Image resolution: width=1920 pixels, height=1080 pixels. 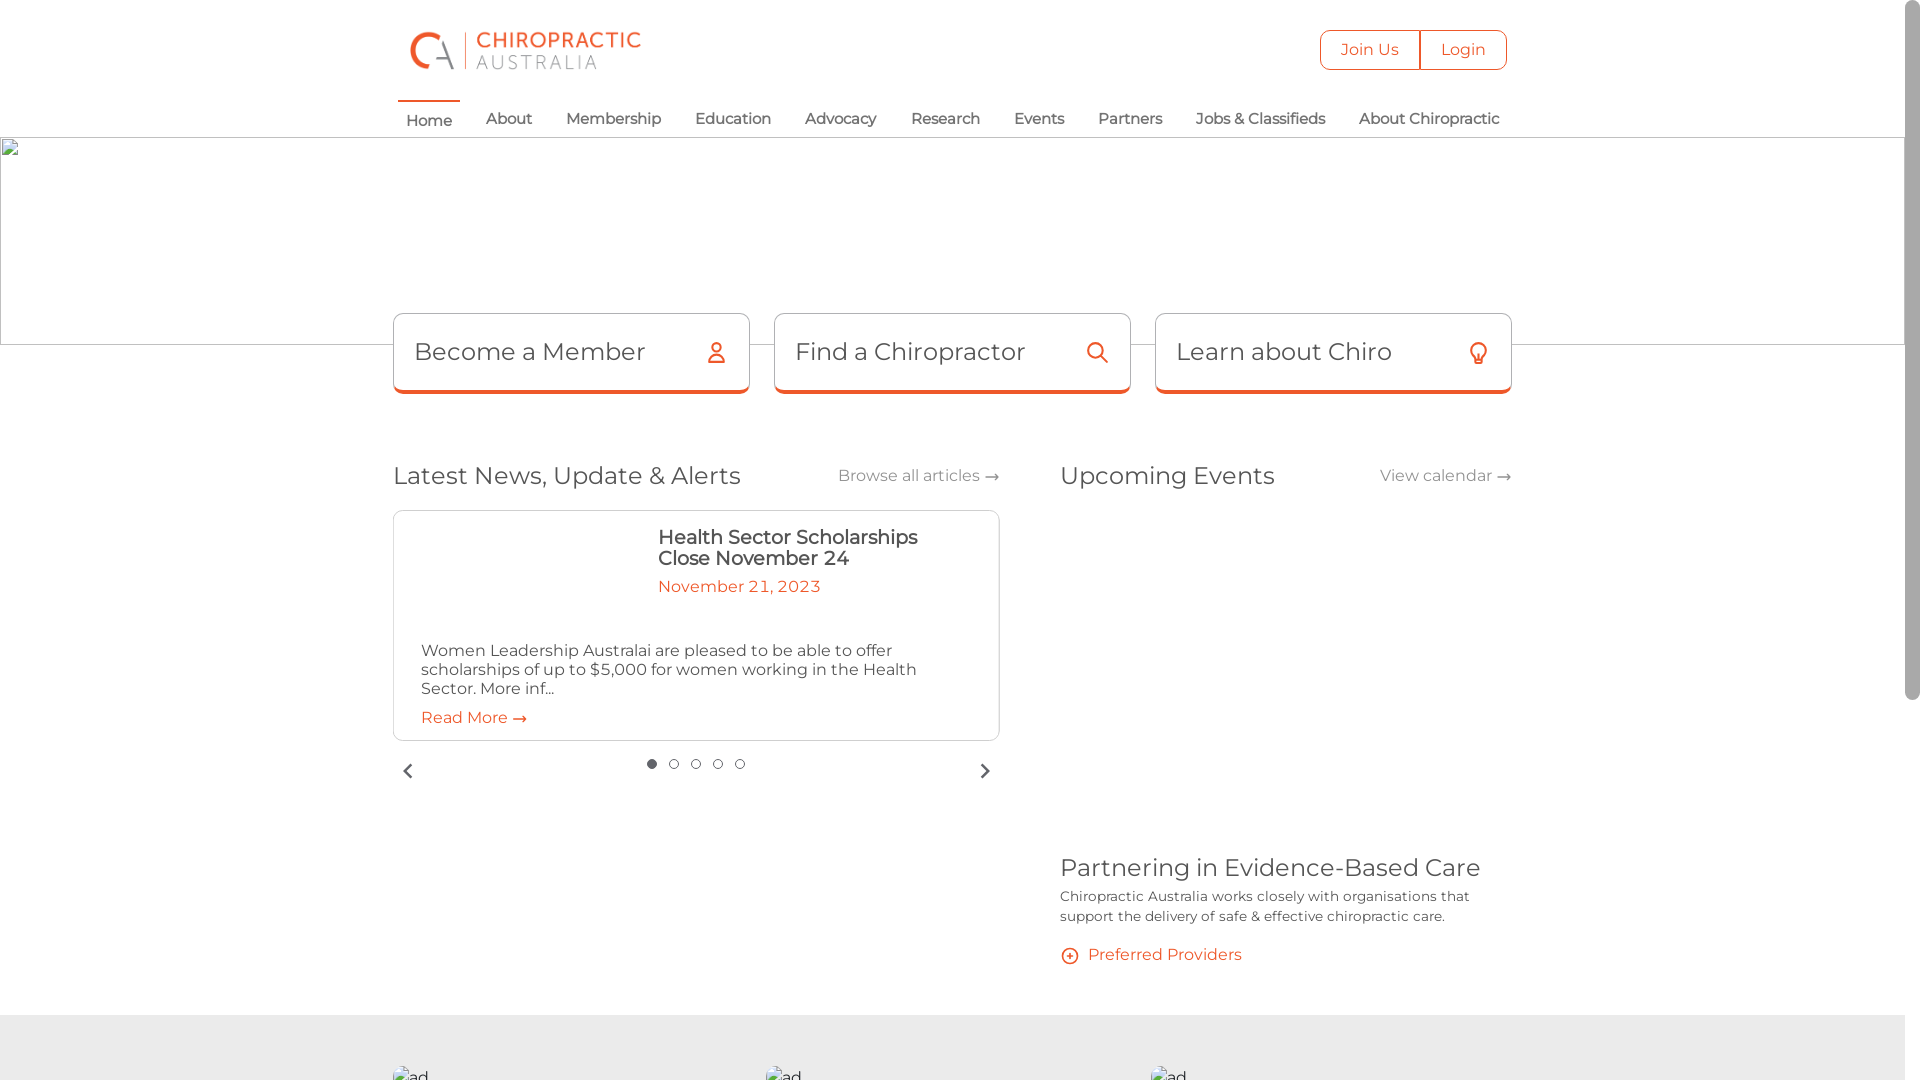 What do you see at coordinates (673, 763) in the screenshot?
I see `'slide item 2'` at bounding box center [673, 763].